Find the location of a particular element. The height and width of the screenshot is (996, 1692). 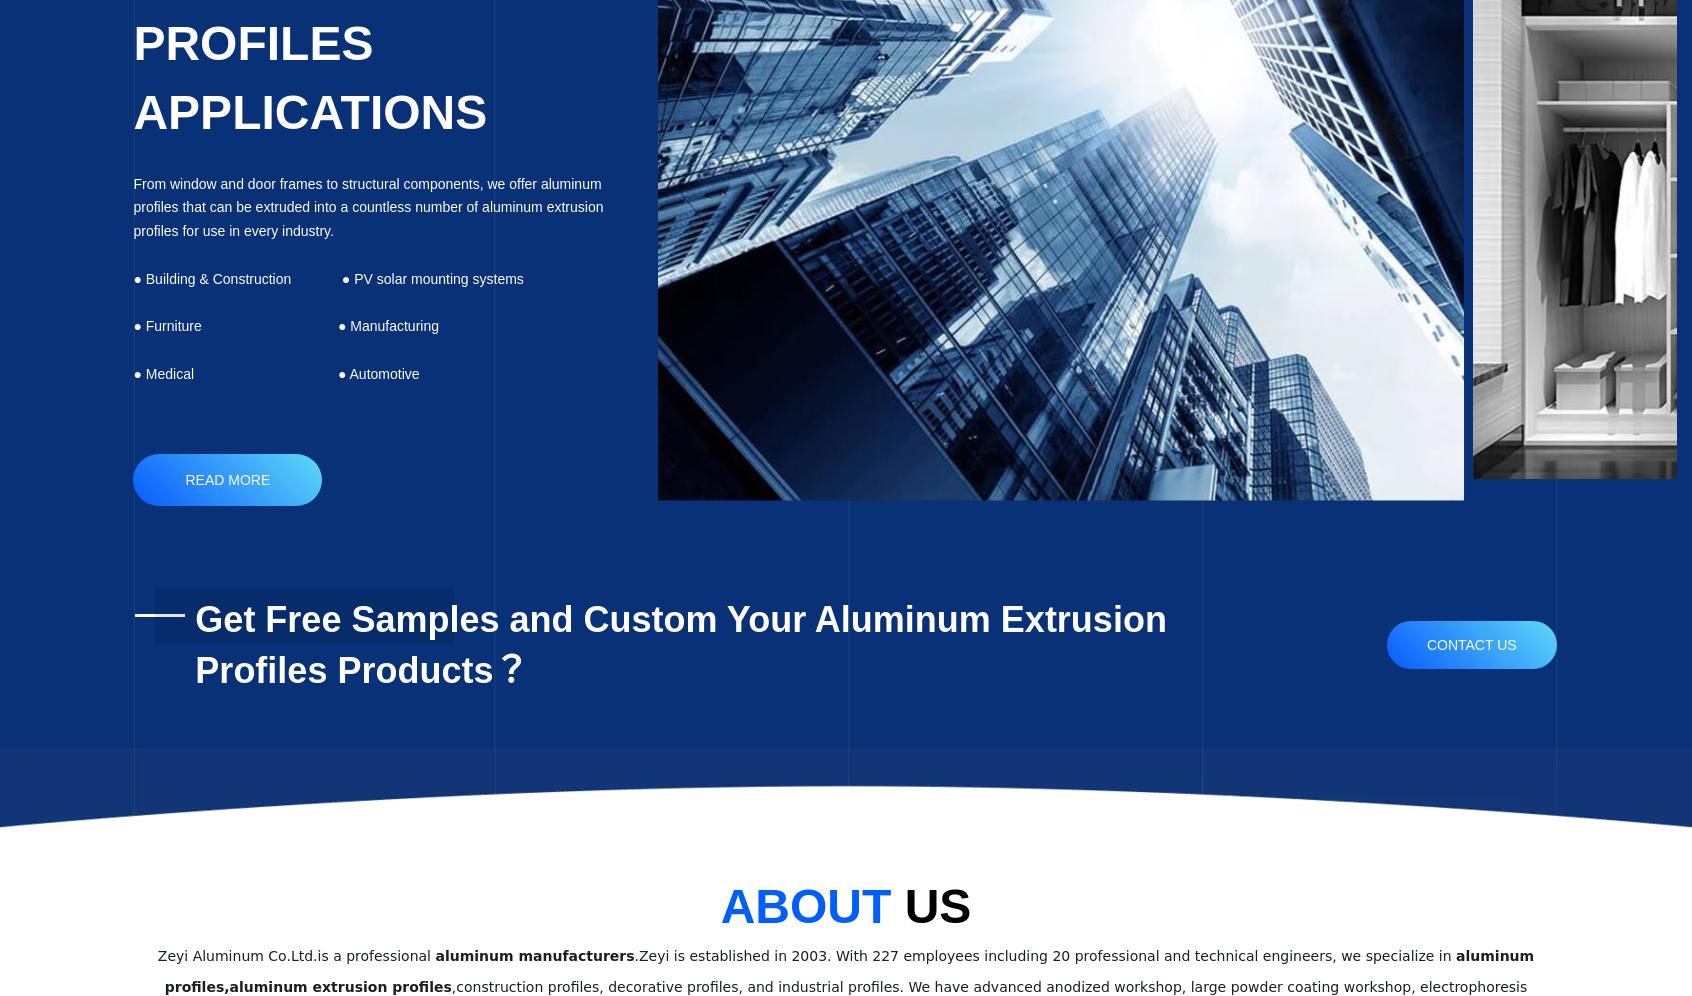

'US' is located at coordinates (937, 904).